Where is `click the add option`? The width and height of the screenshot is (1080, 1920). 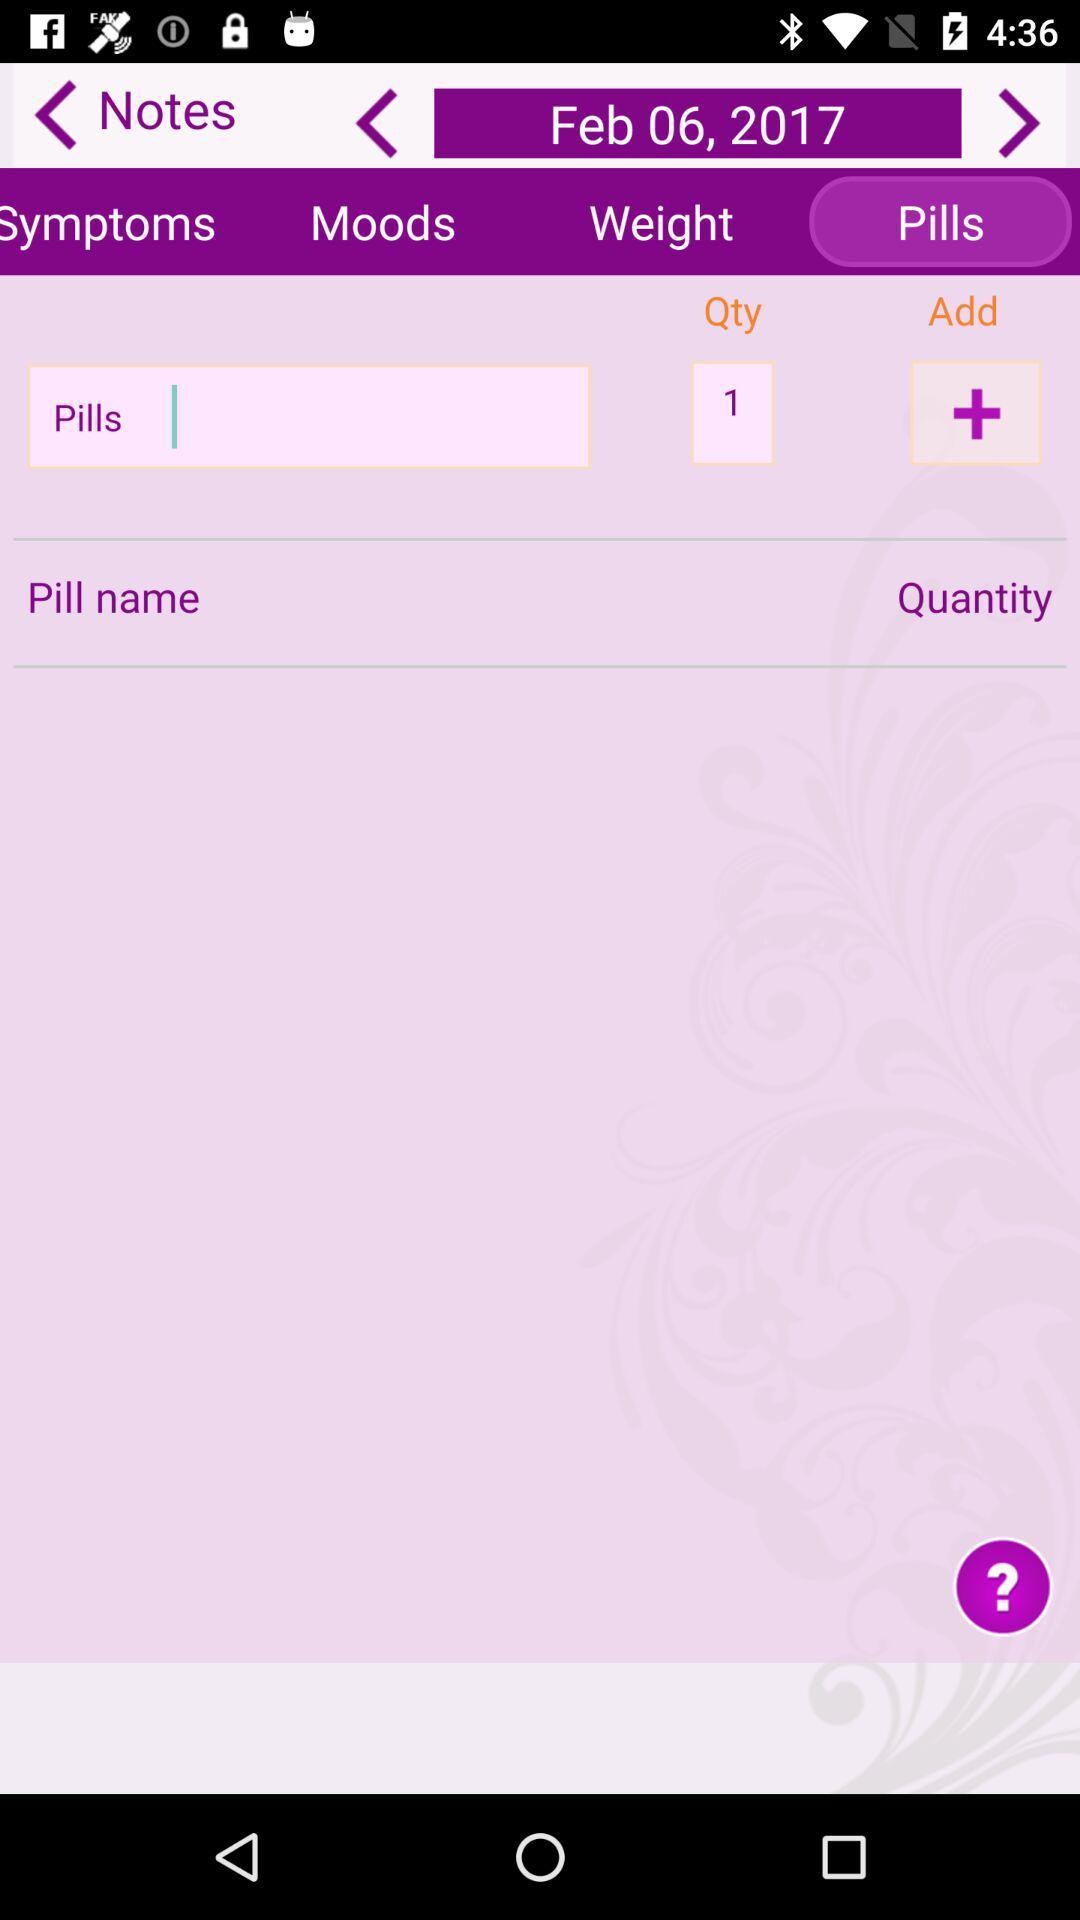 click the add option is located at coordinates (975, 412).